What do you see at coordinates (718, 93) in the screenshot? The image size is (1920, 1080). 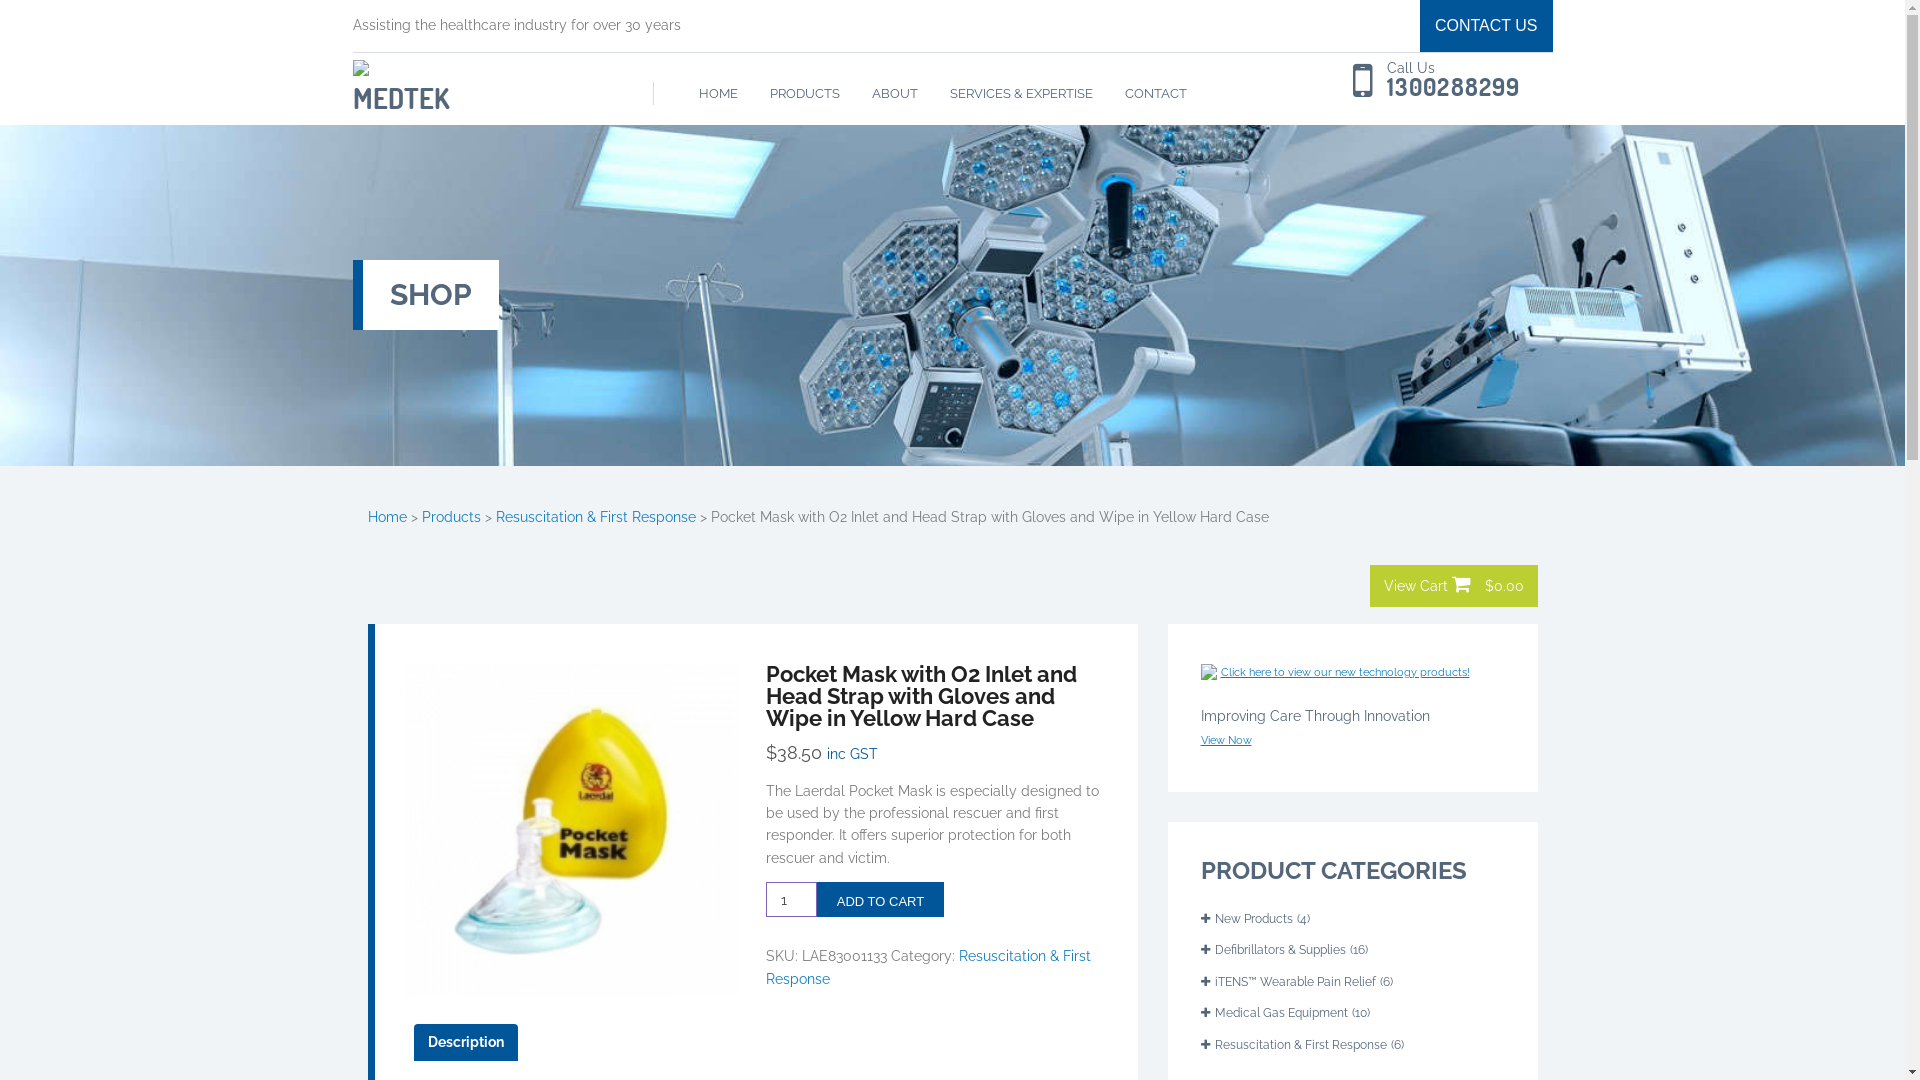 I see `'HOME'` at bounding box center [718, 93].